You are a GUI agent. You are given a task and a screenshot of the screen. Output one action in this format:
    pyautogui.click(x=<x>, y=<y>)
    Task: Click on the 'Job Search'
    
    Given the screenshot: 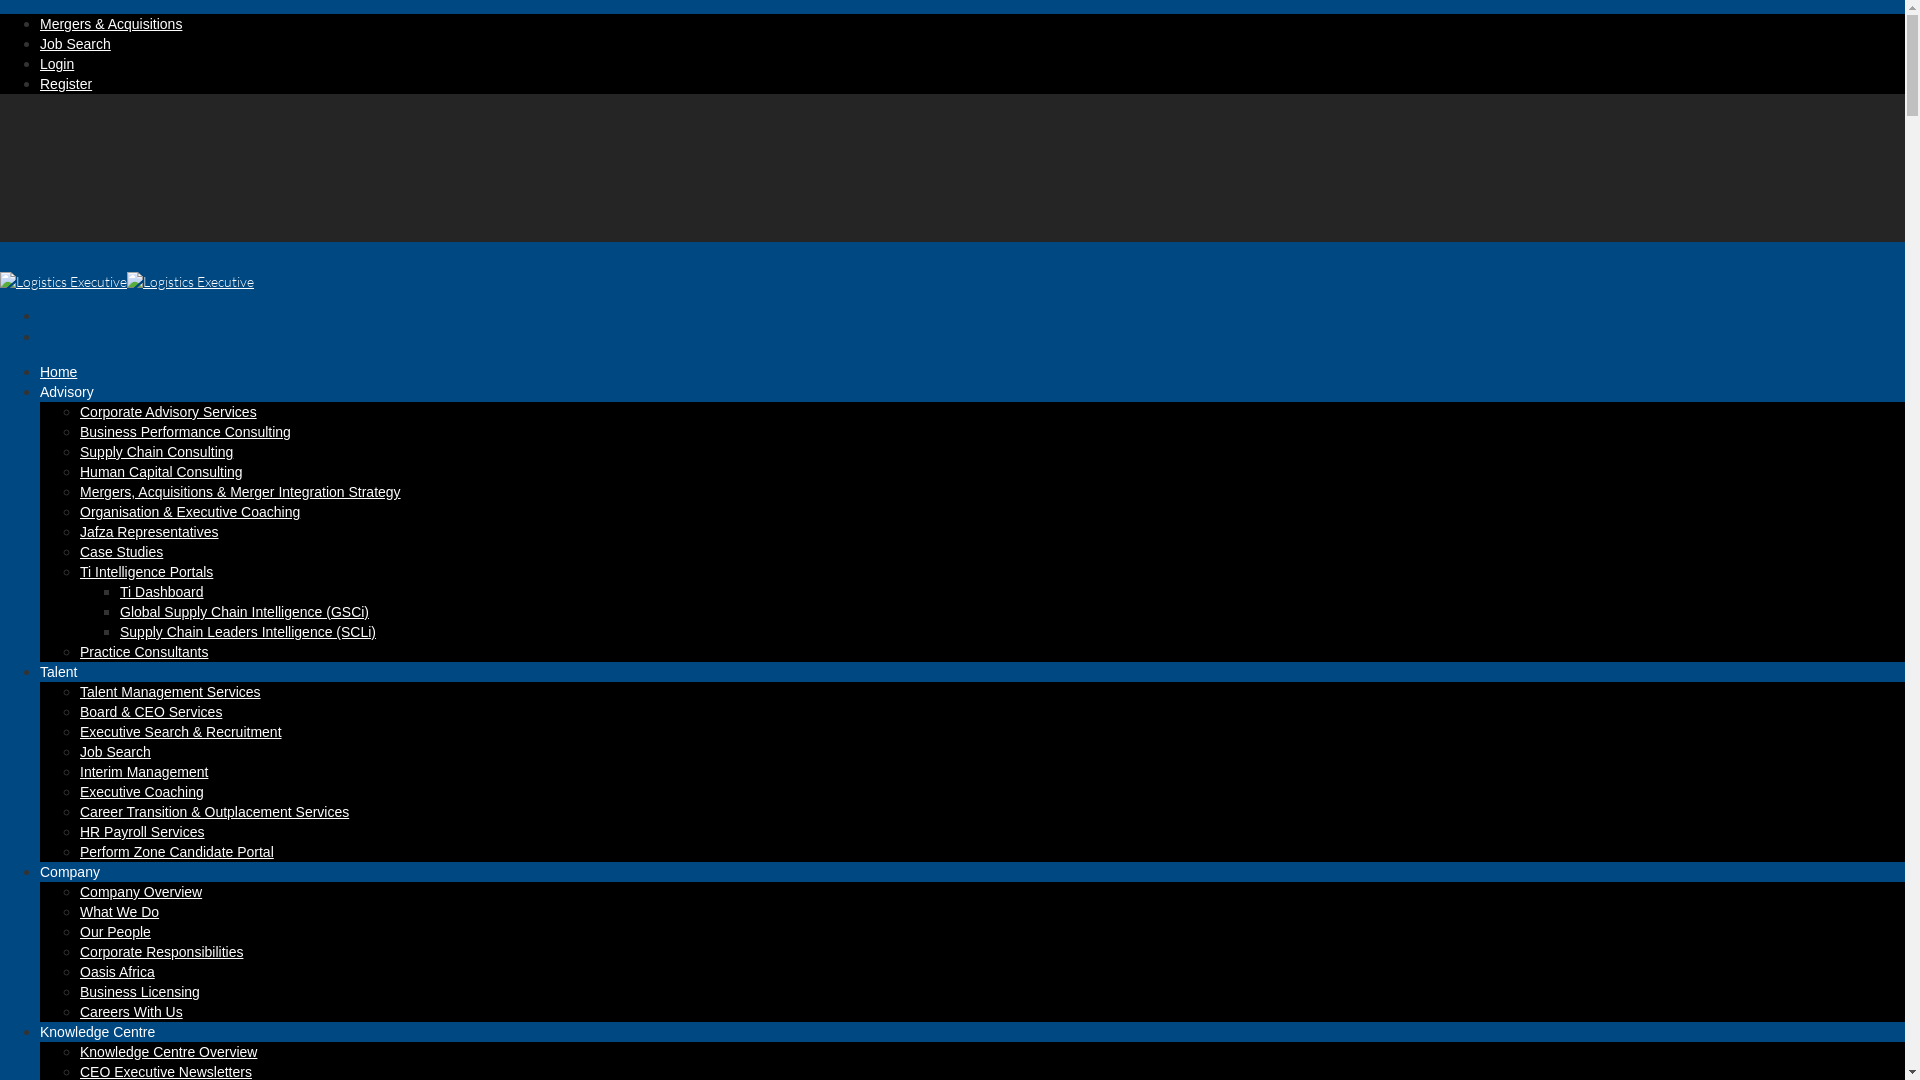 What is the action you would take?
    pyautogui.click(x=75, y=43)
    